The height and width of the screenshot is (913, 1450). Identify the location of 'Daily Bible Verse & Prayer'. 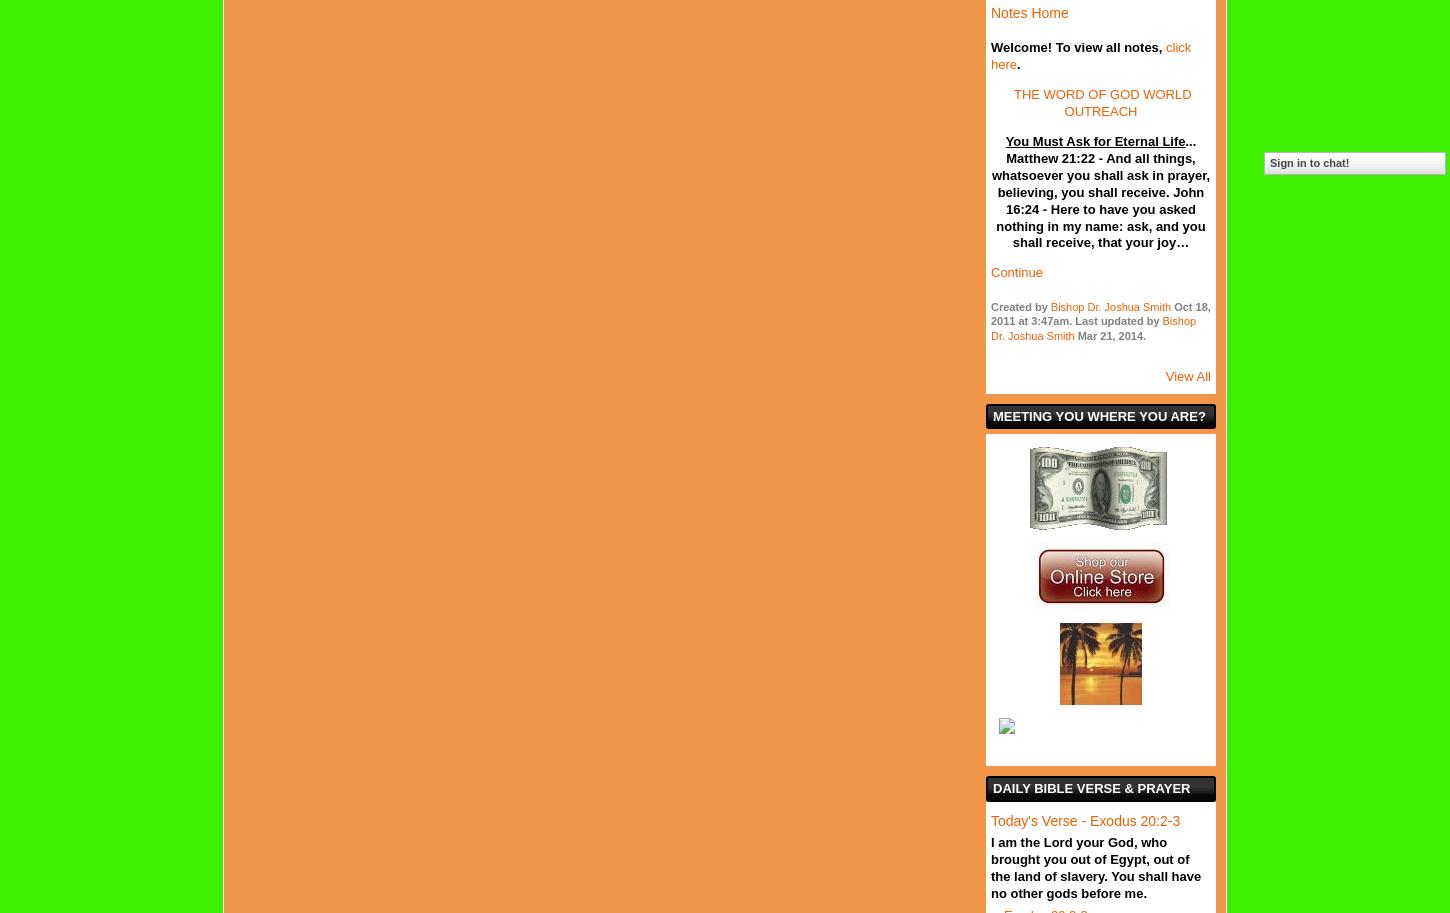
(1090, 788).